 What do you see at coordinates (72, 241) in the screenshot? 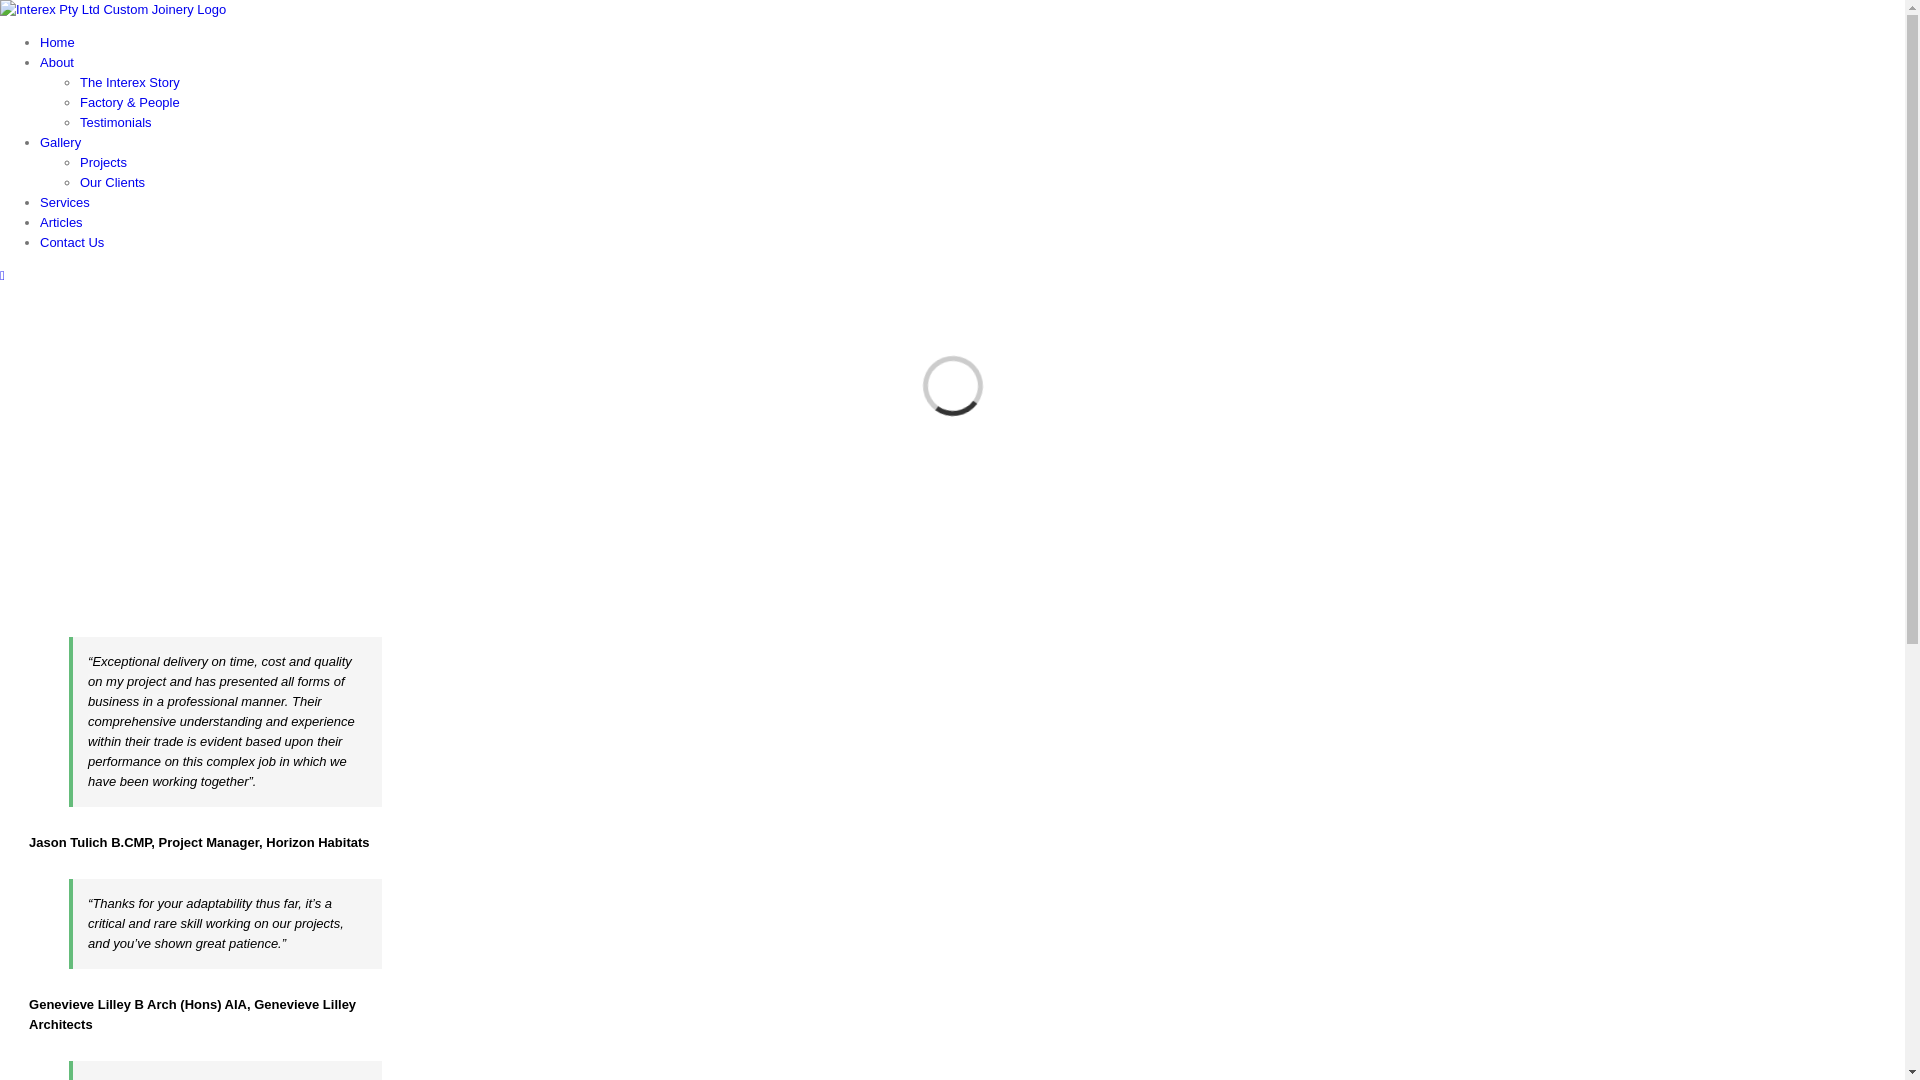
I see `'Contact Us'` at bounding box center [72, 241].